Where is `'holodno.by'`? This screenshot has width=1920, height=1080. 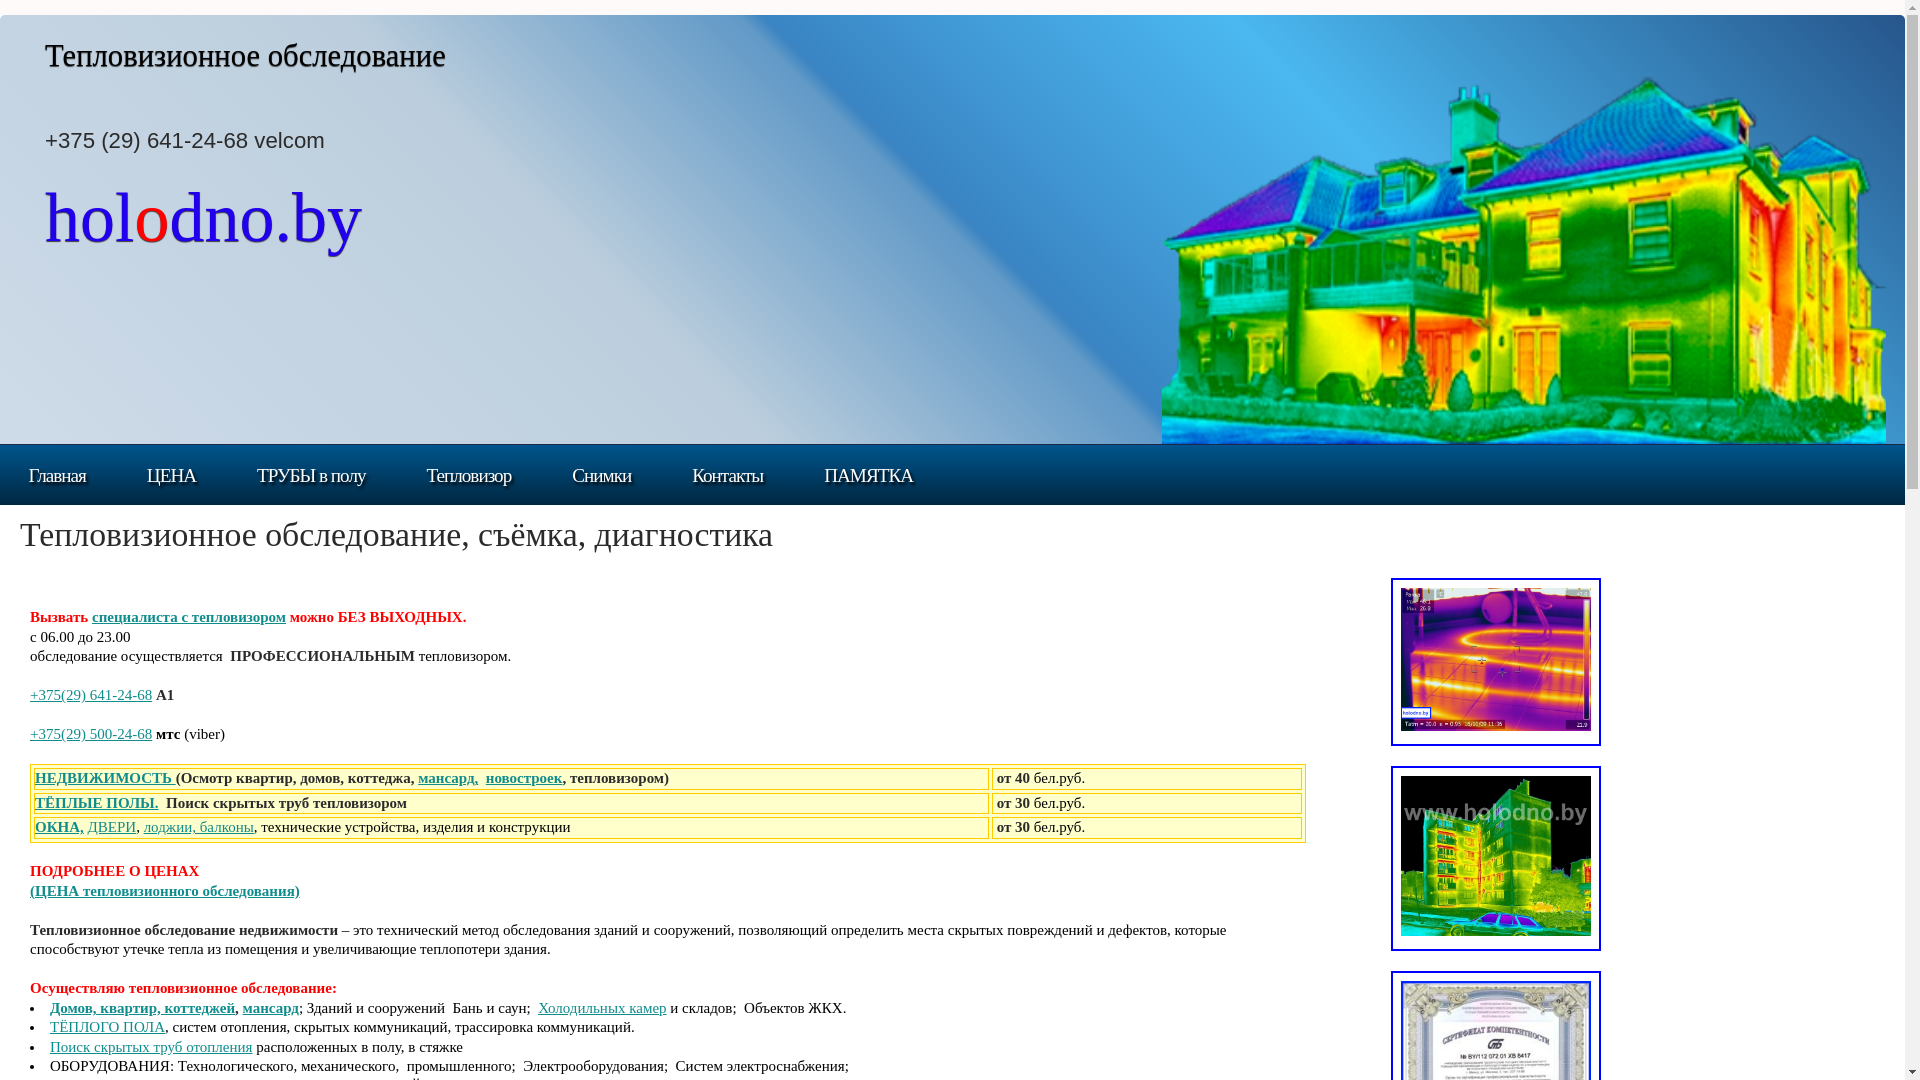 'holodno.by' is located at coordinates (203, 230).